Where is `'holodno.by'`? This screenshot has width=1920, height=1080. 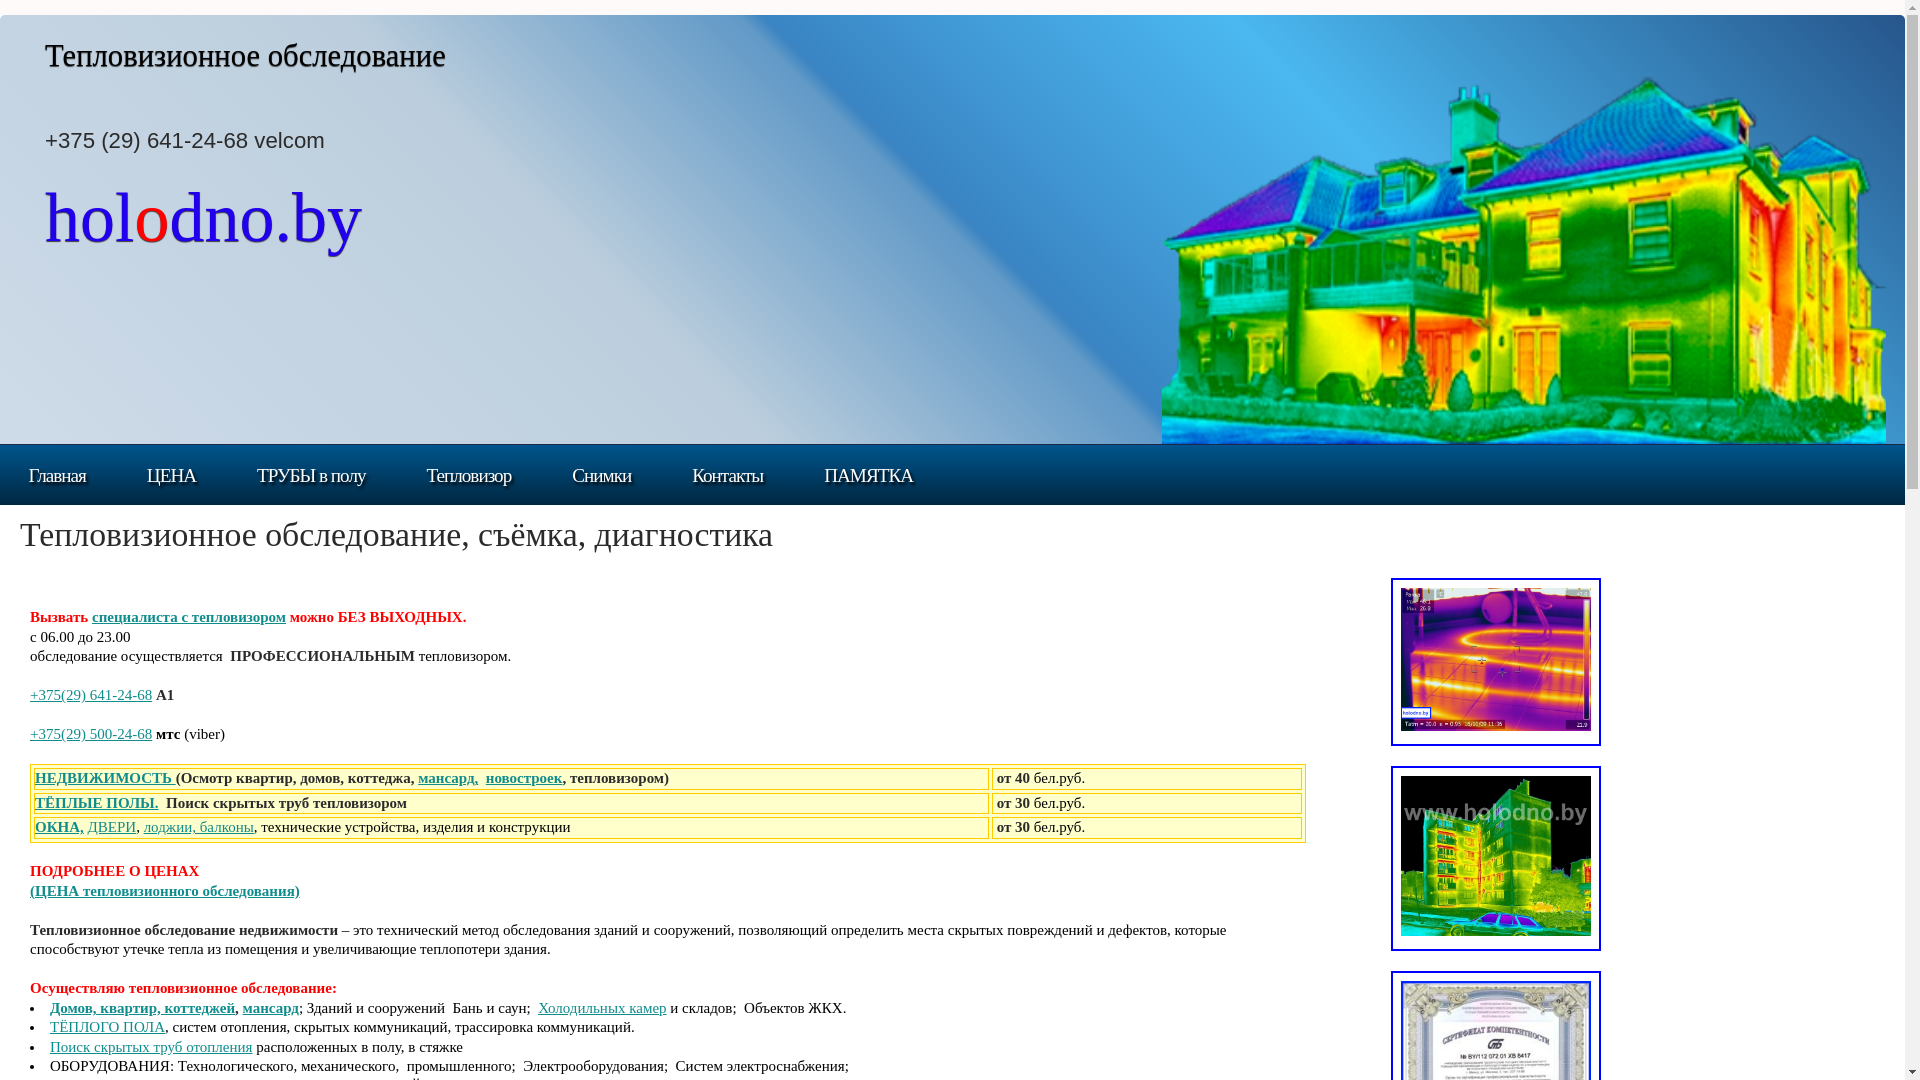 'holodno.by' is located at coordinates (203, 230).